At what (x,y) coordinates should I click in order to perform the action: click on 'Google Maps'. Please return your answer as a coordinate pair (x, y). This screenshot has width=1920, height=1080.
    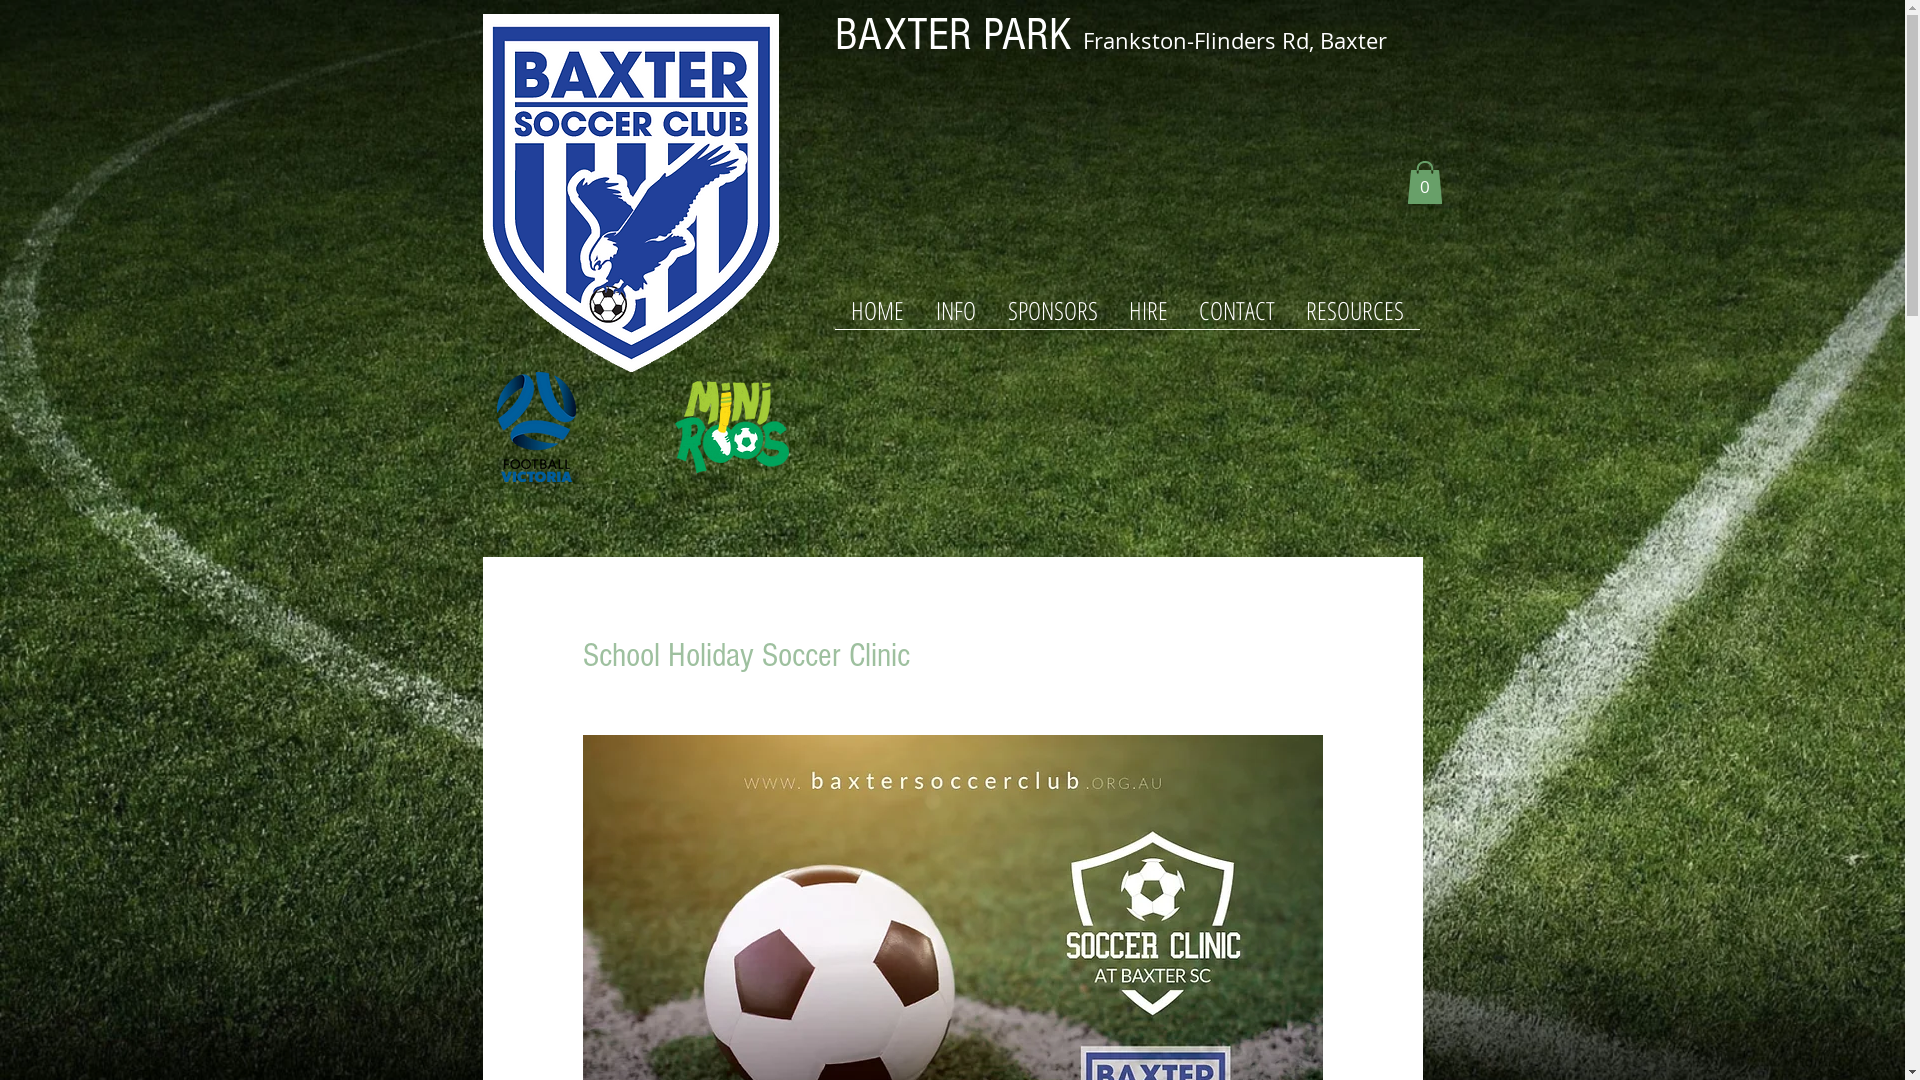
    Looking at the image, I should click on (1126, 167).